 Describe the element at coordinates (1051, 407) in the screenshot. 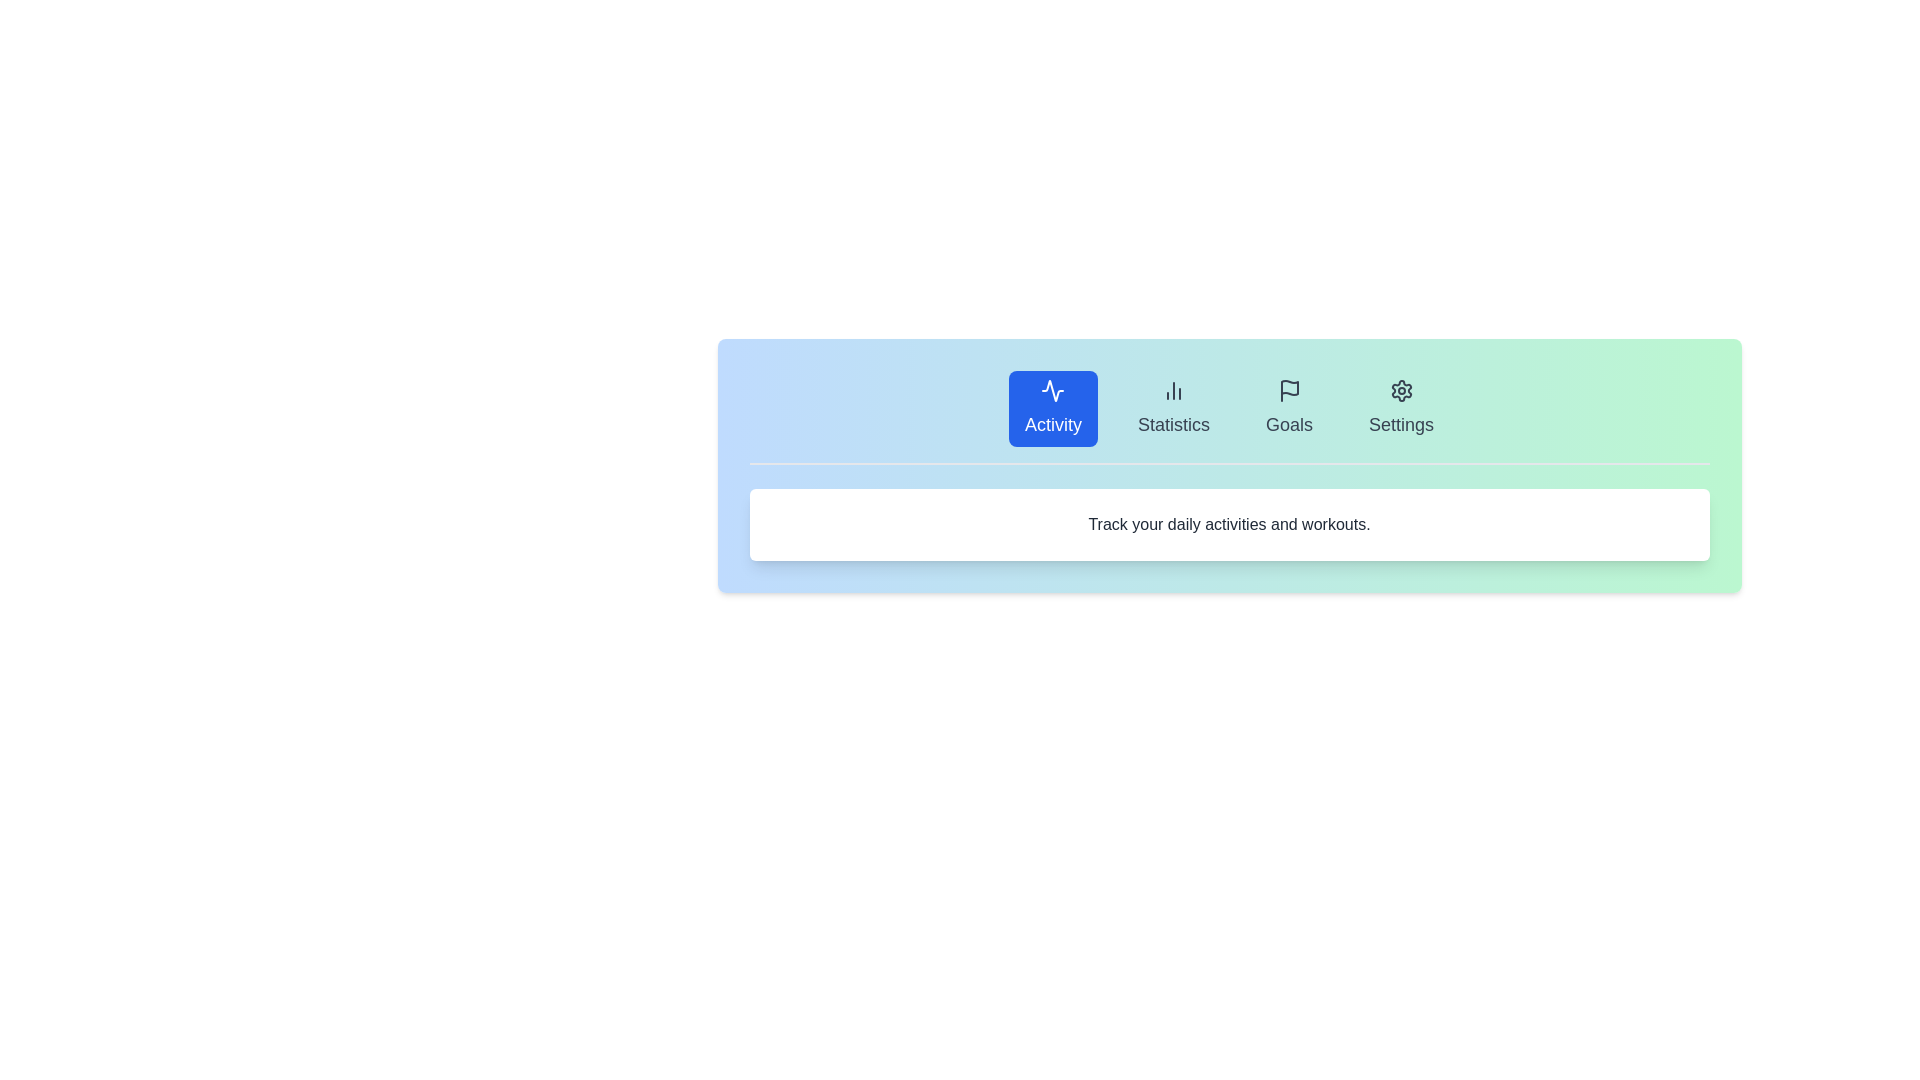

I see `the Activity tab by clicking on its button` at that location.